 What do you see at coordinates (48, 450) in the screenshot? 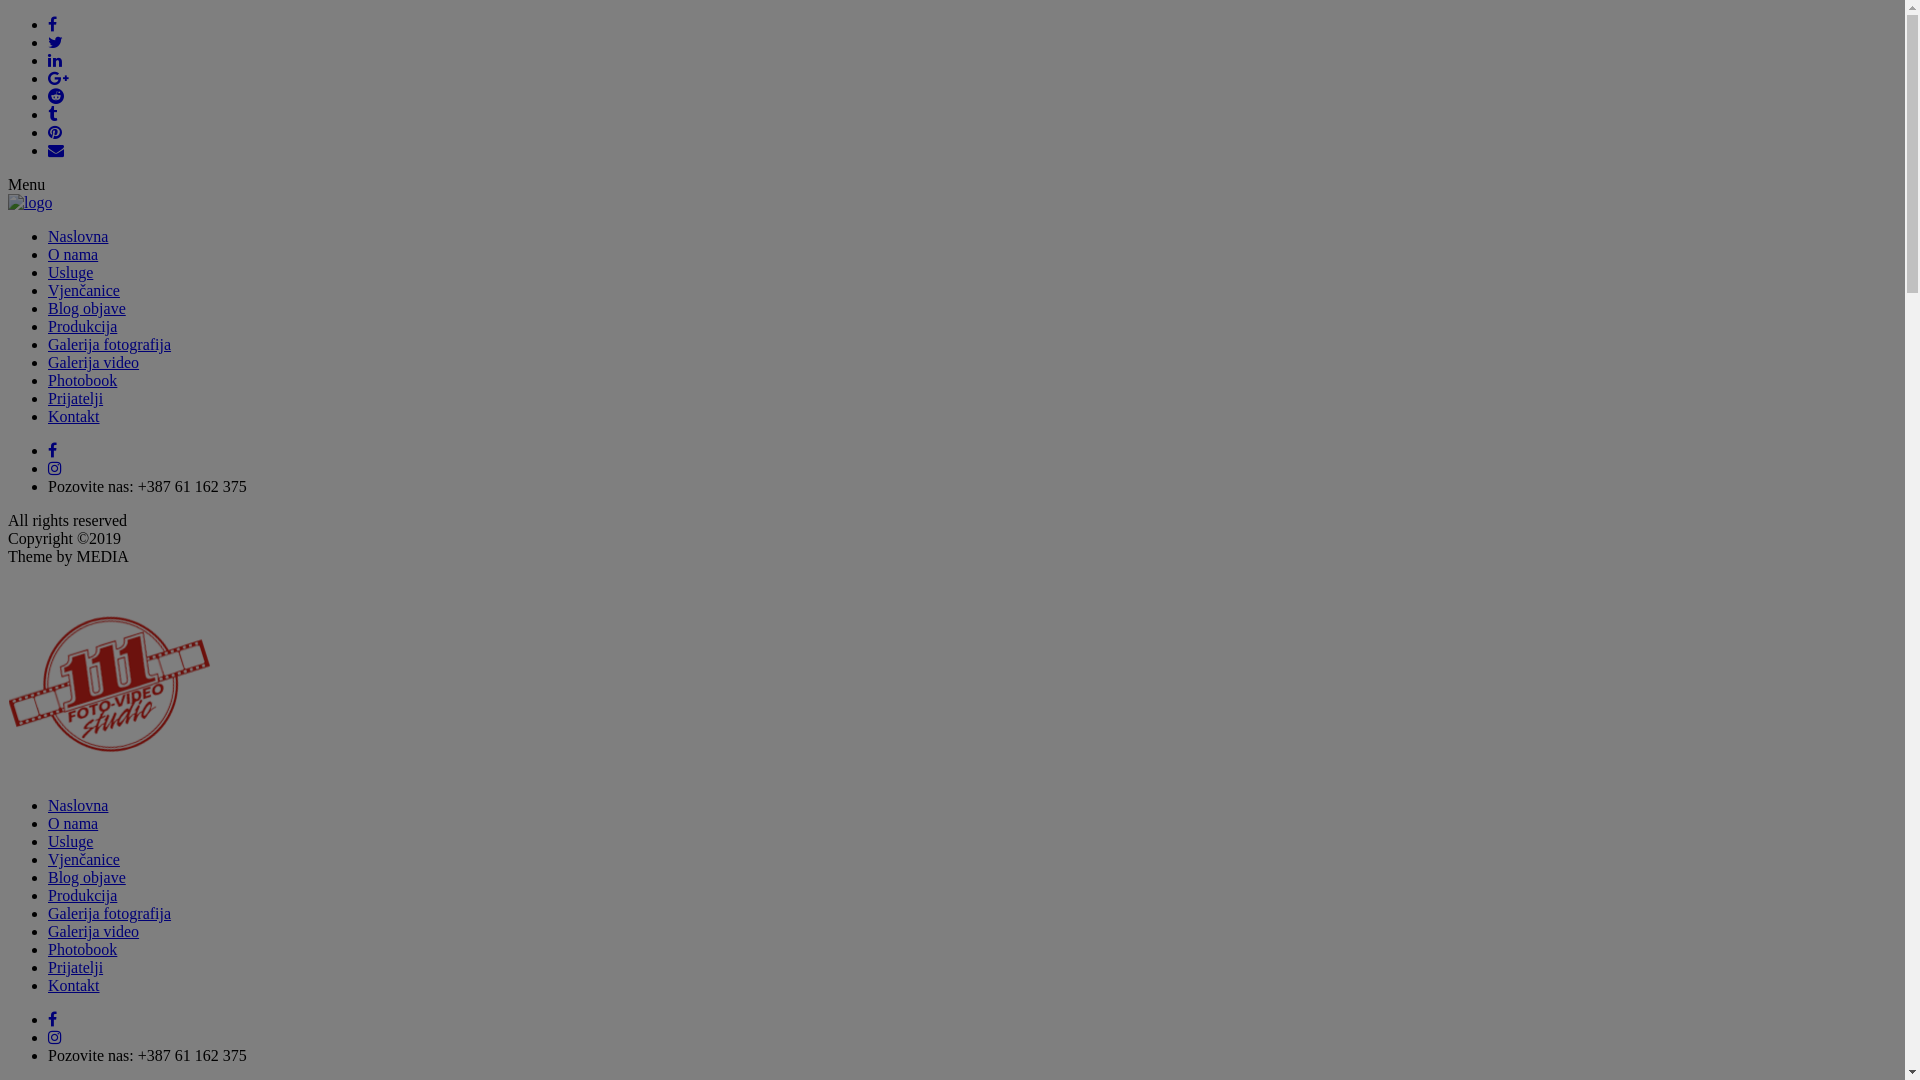
I see `'Facebook'` at bounding box center [48, 450].